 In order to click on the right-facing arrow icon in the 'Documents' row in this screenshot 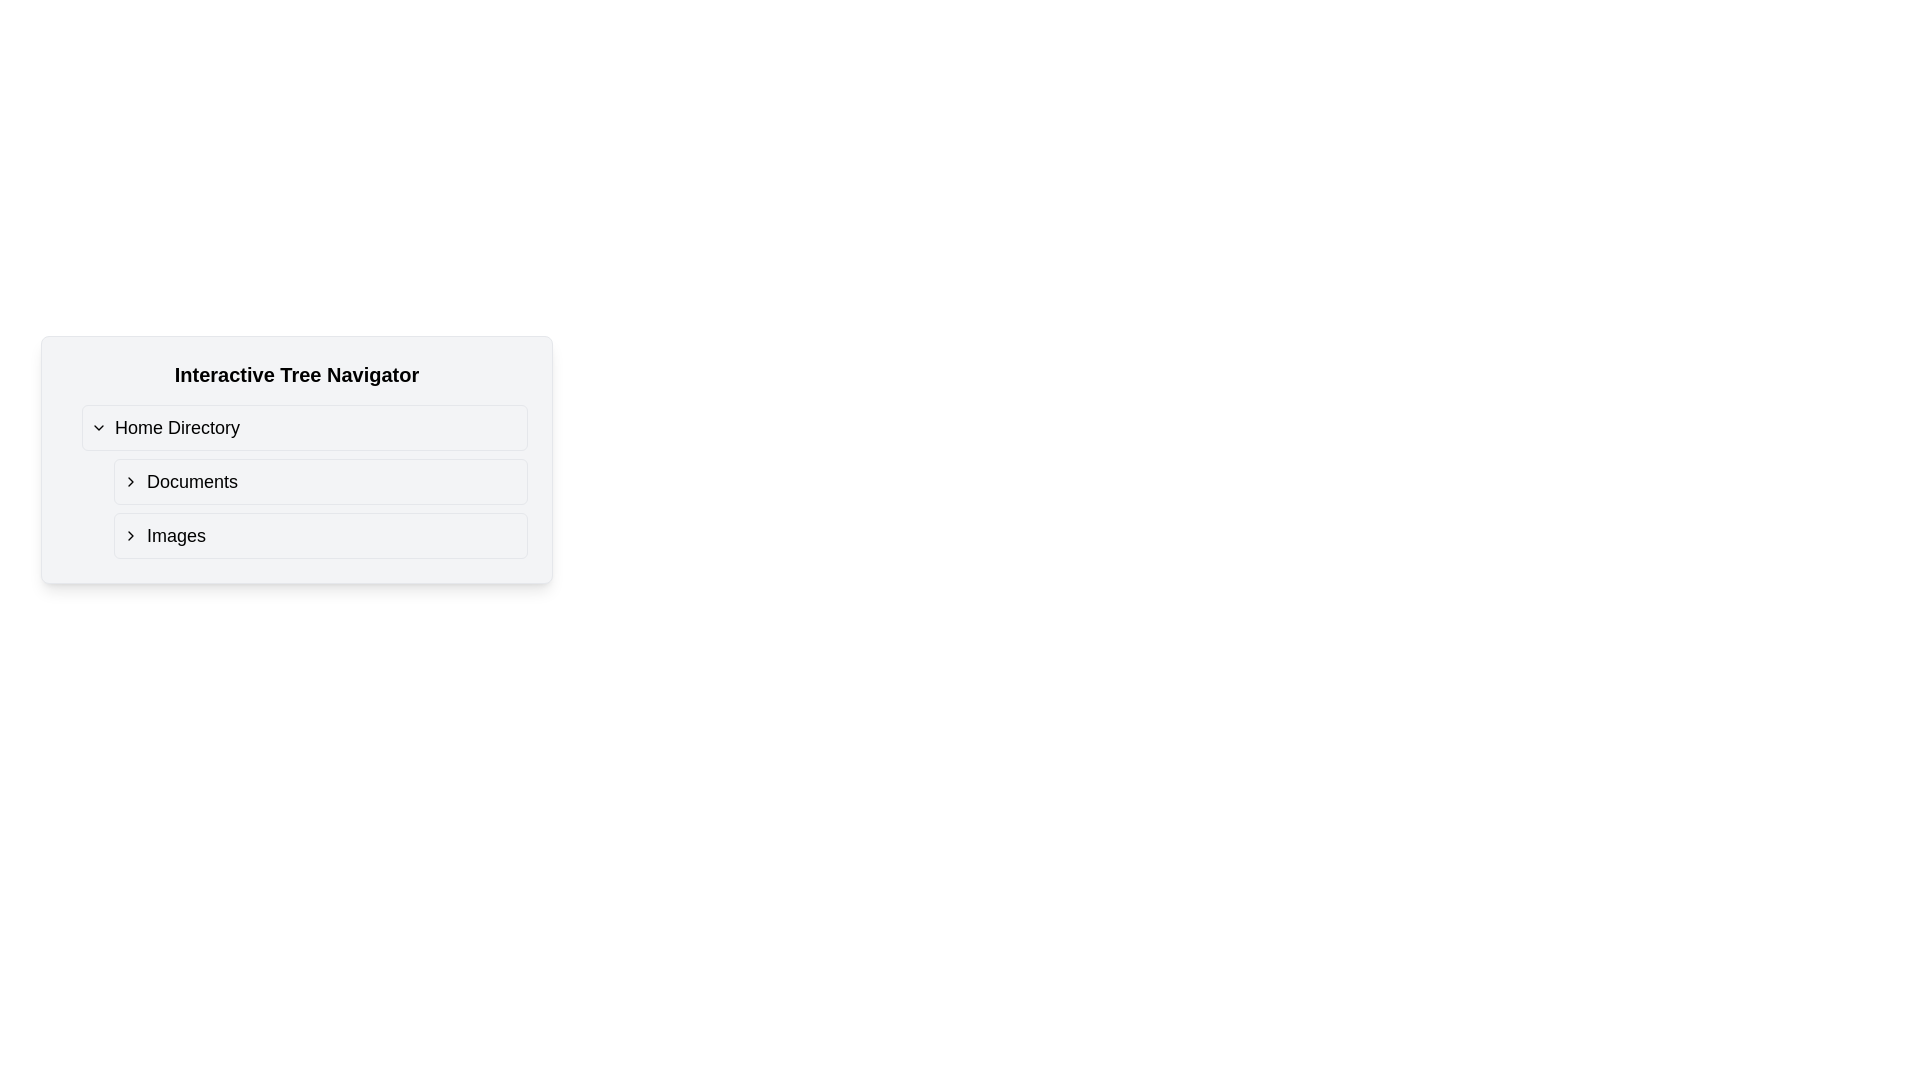, I will do `click(129, 482)`.